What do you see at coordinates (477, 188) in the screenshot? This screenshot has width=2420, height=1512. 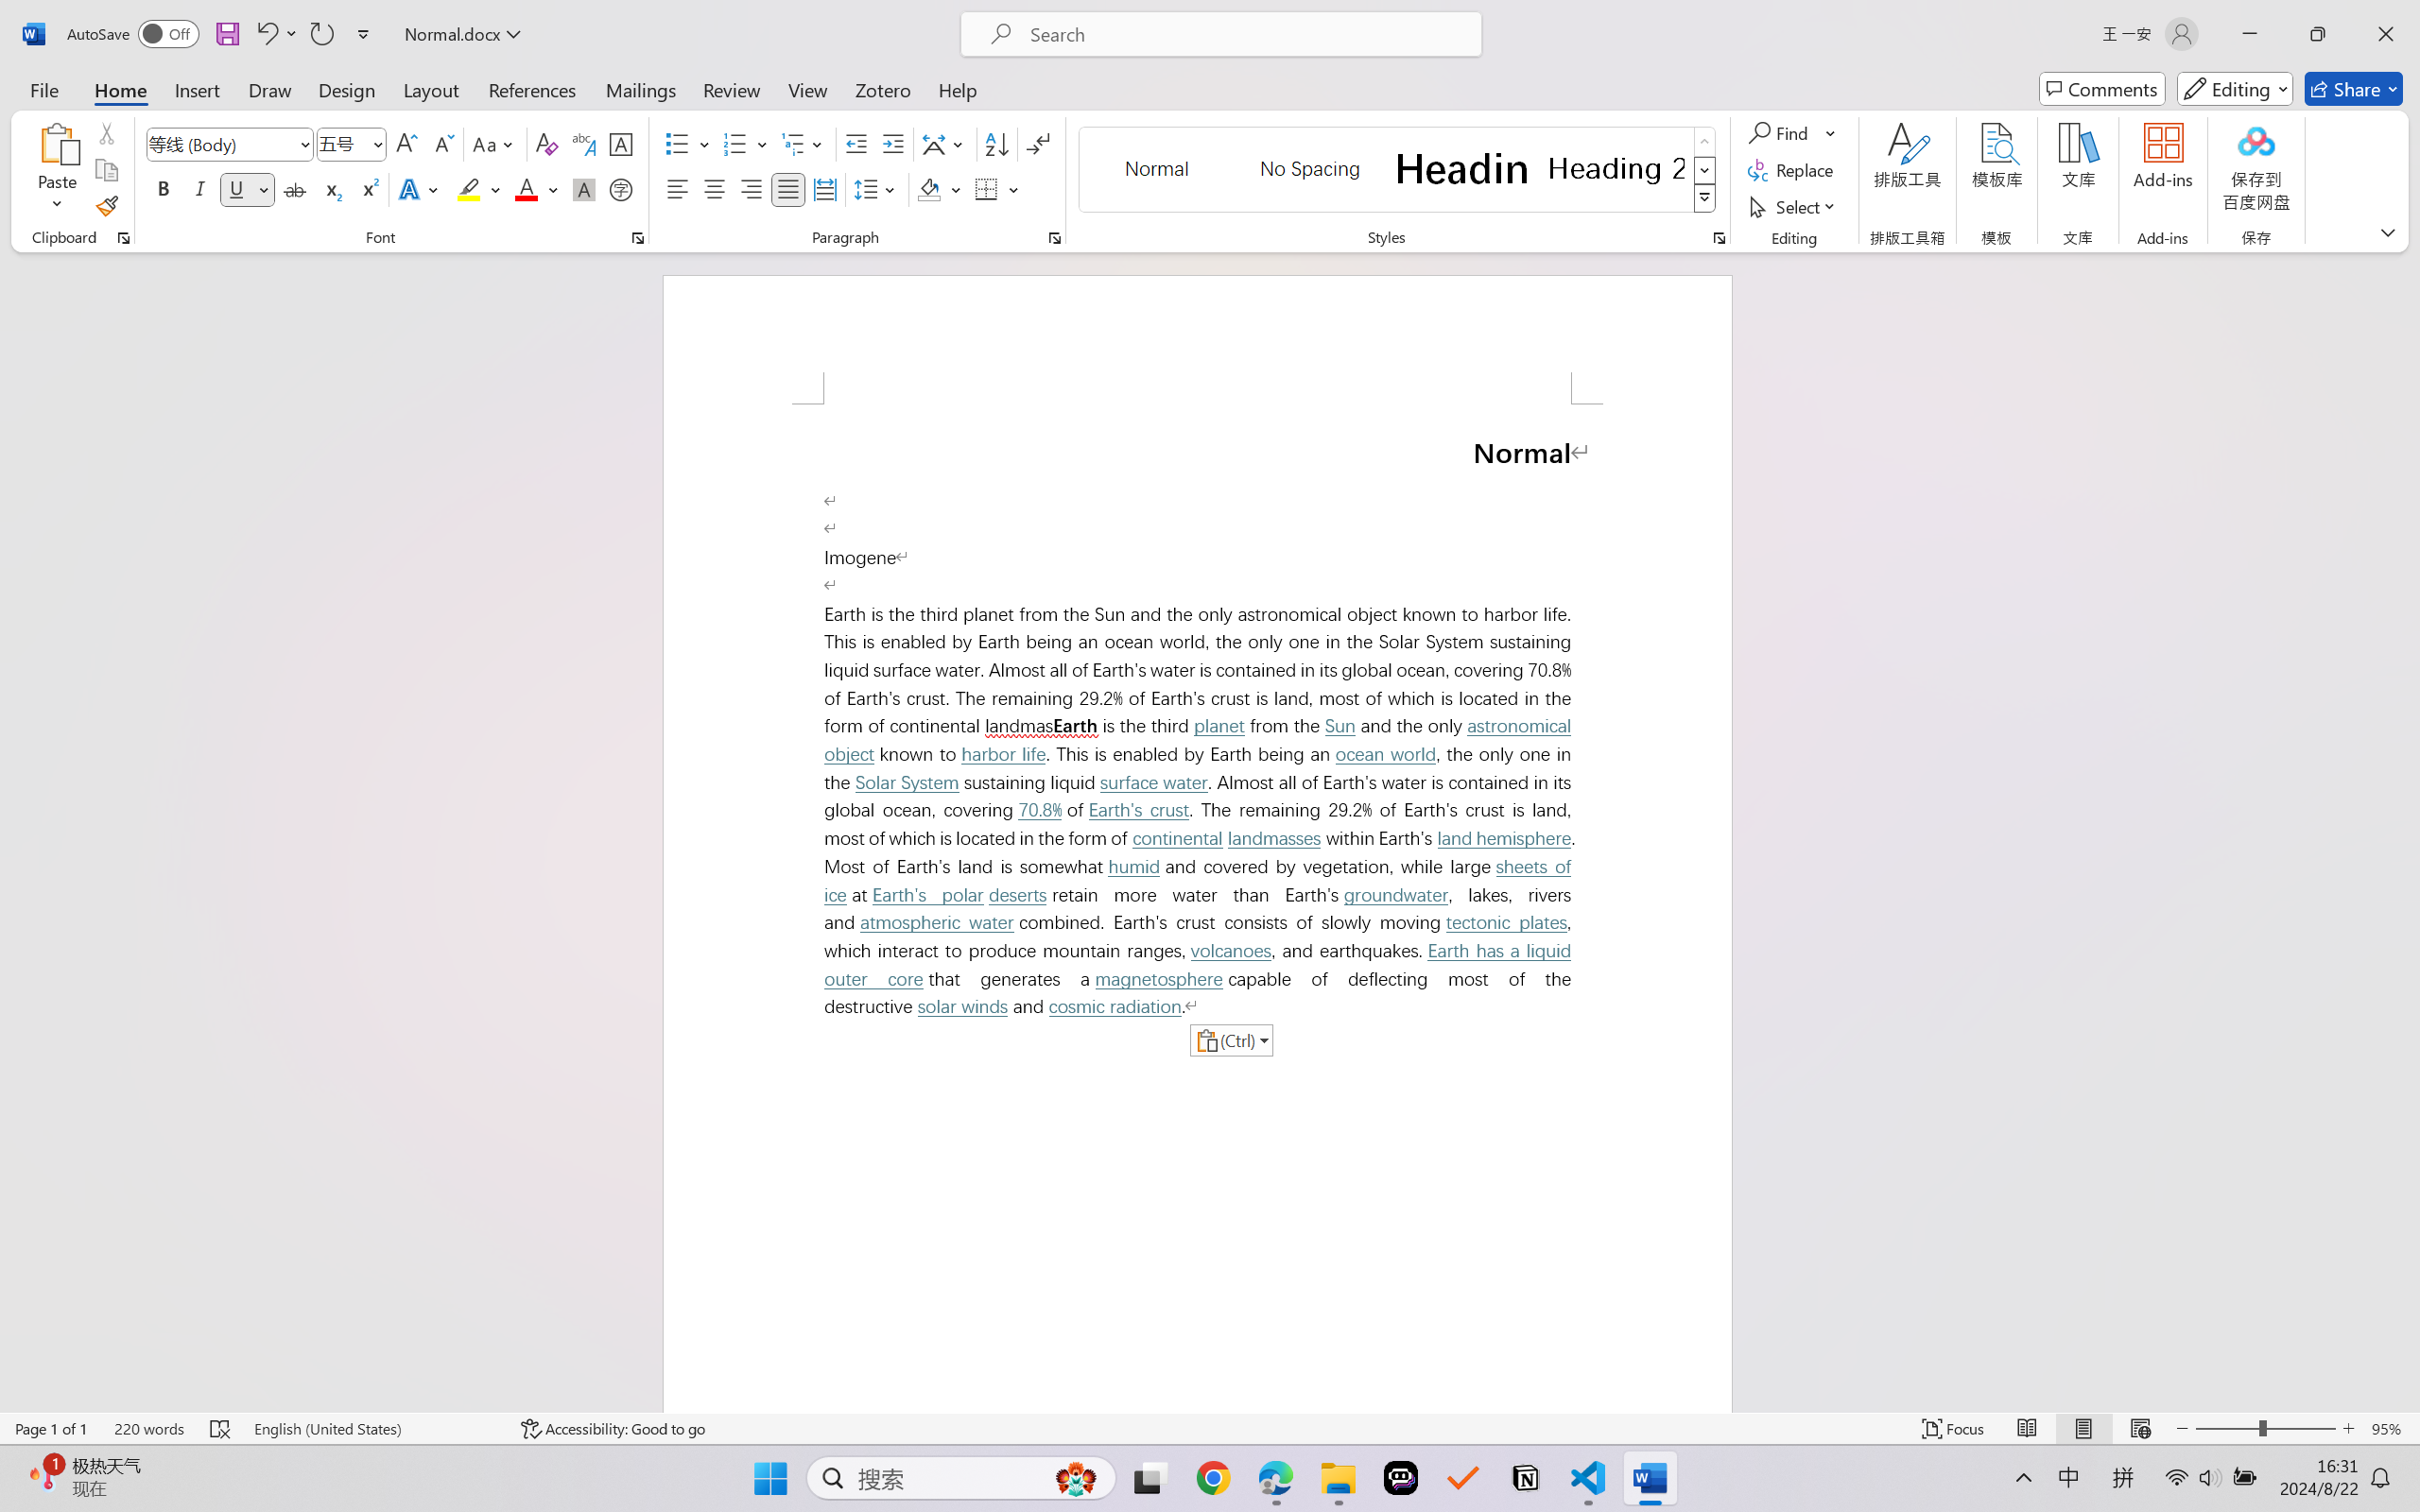 I see `'Text Highlight Color'` at bounding box center [477, 188].